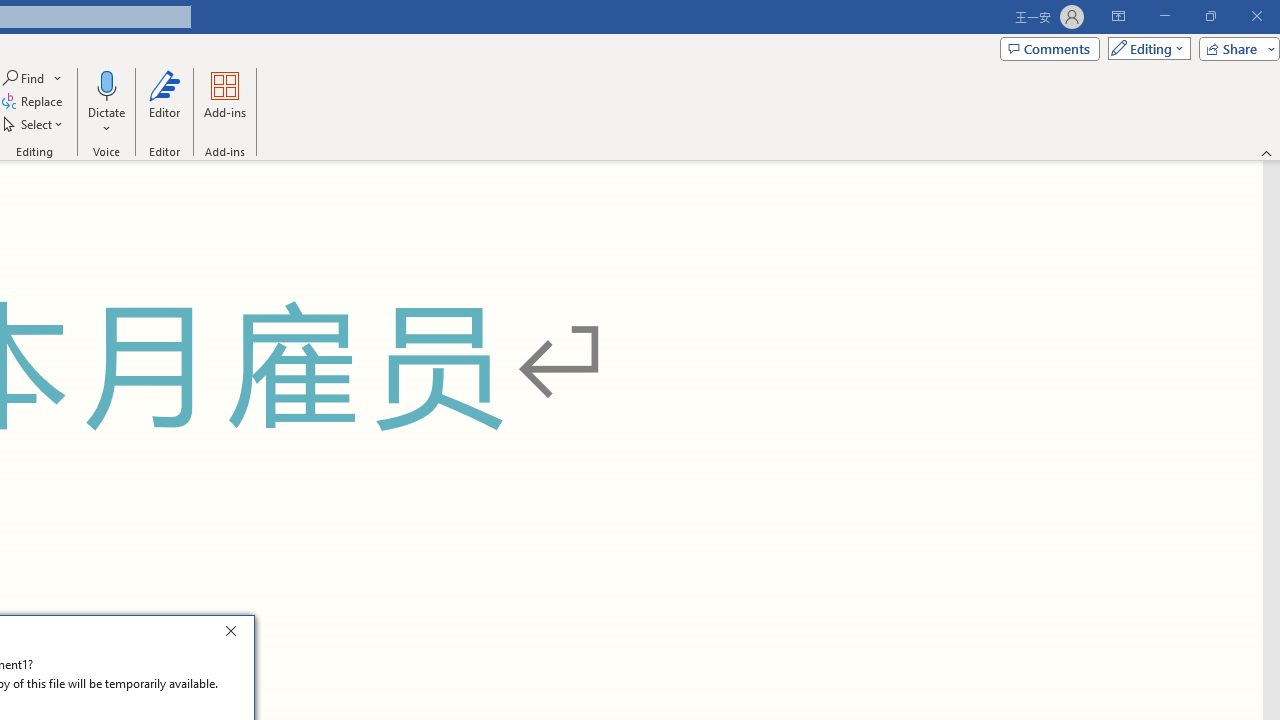 Image resolution: width=1280 pixels, height=720 pixels. What do you see at coordinates (1144, 47) in the screenshot?
I see `'Editing'` at bounding box center [1144, 47].